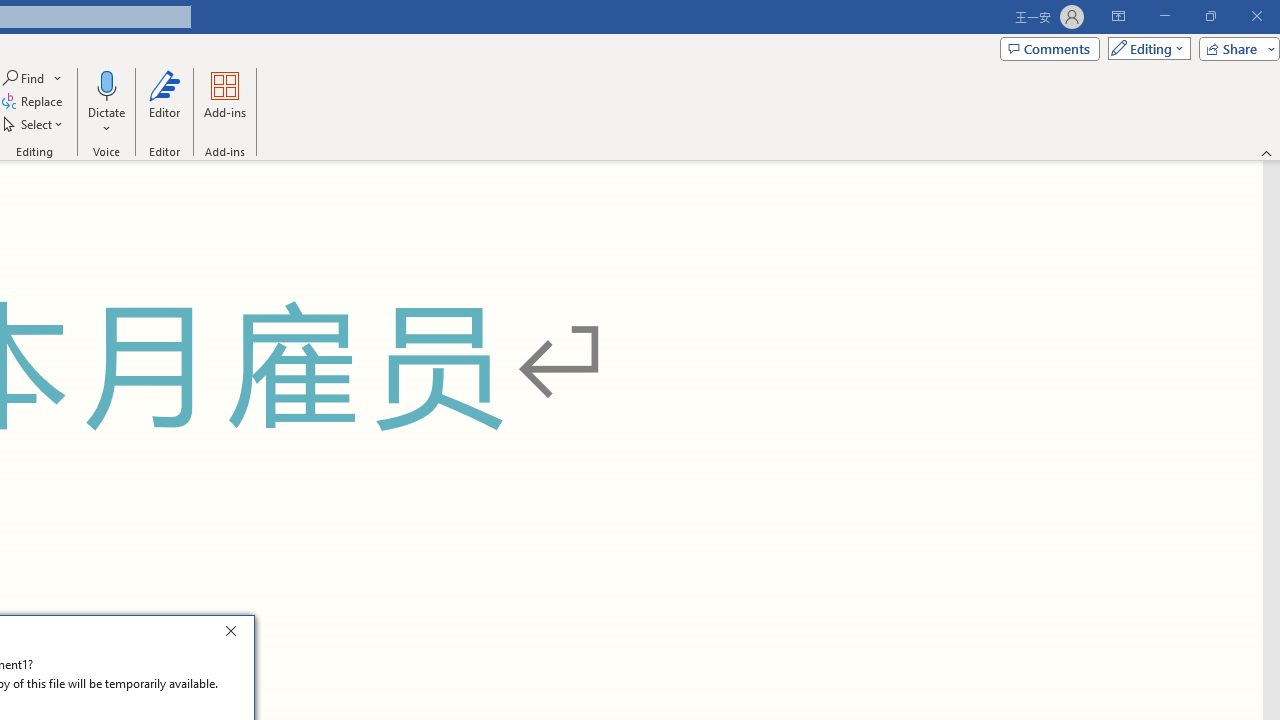 Image resolution: width=1280 pixels, height=720 pixels. What do you see at coordinates (1144, 47) in the screenshot?
I see `'Editing'` at bounding box center [1144, 47].